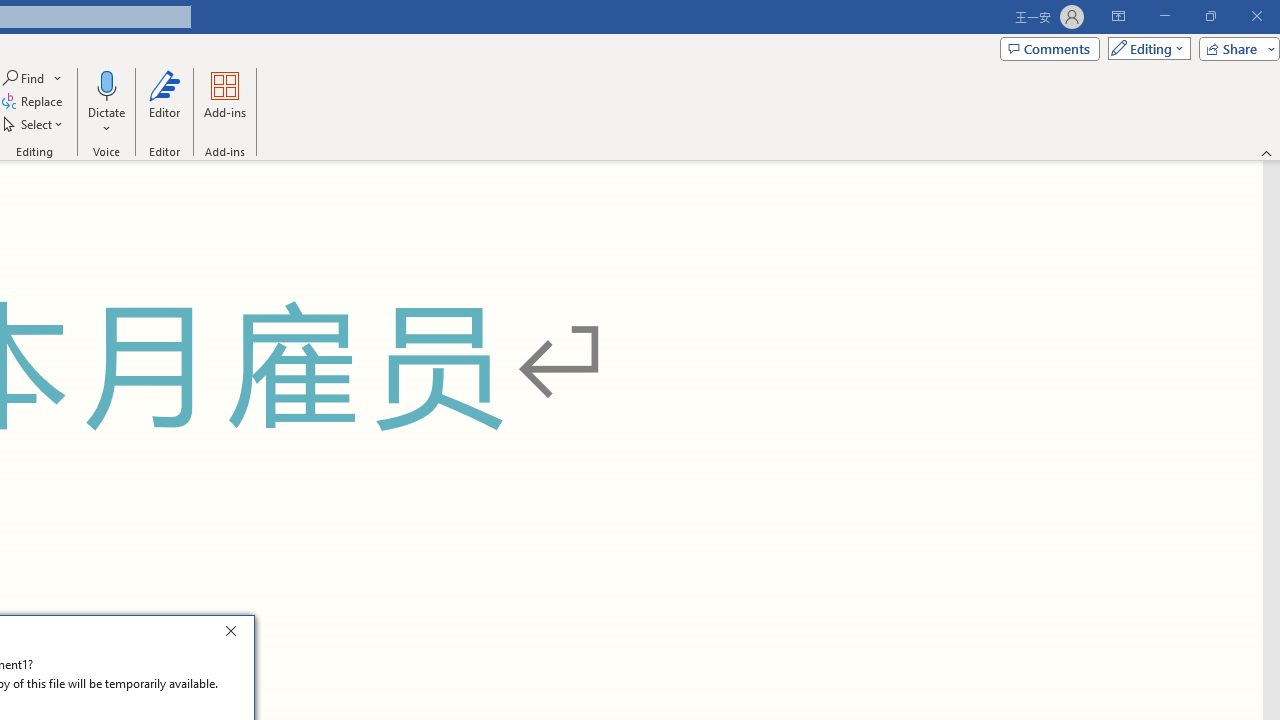 Image resolution: width=1280 pixels, height=720 pixels. What do you see at coordinates (1144, 47) in the screenshot?
I see `'Editing'` at bounding box center [1144, 47].